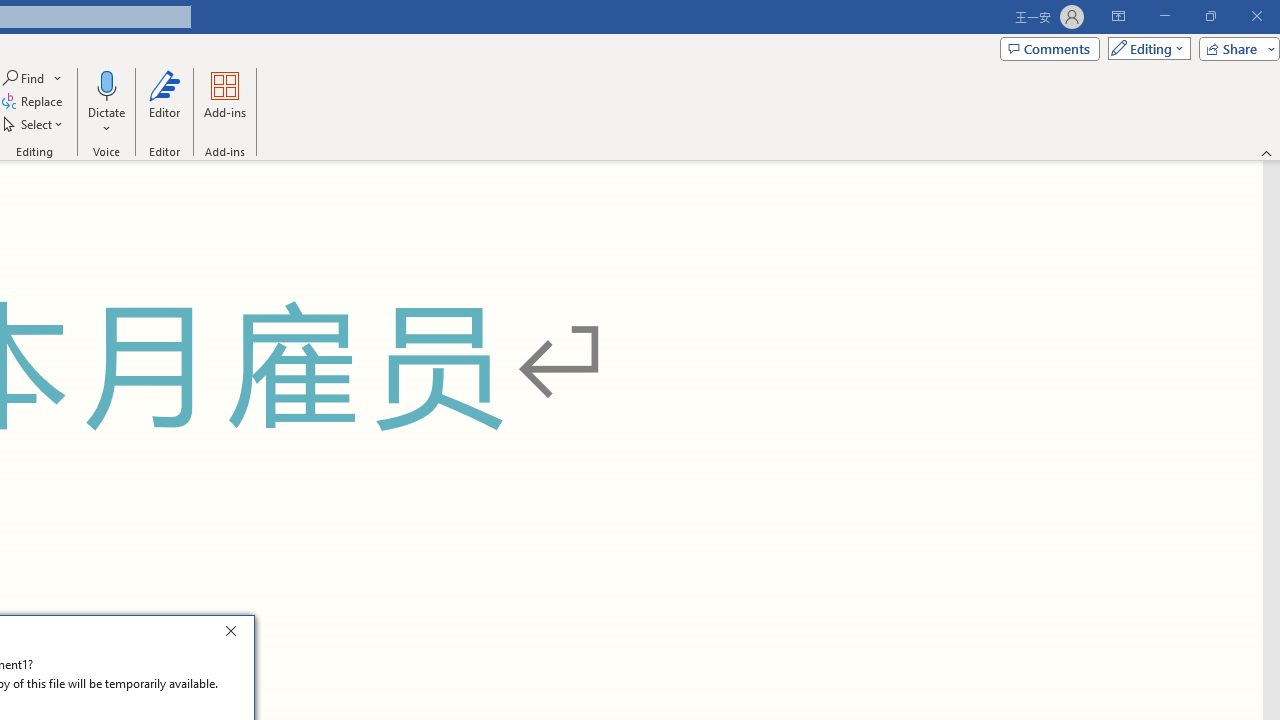 Image resolution: width=1280 pixels, height=720 pixels. What do you see at coordinates (1144, 47) in the screenshot?
I see `'Editing'` at bounding box center [1144, 47].